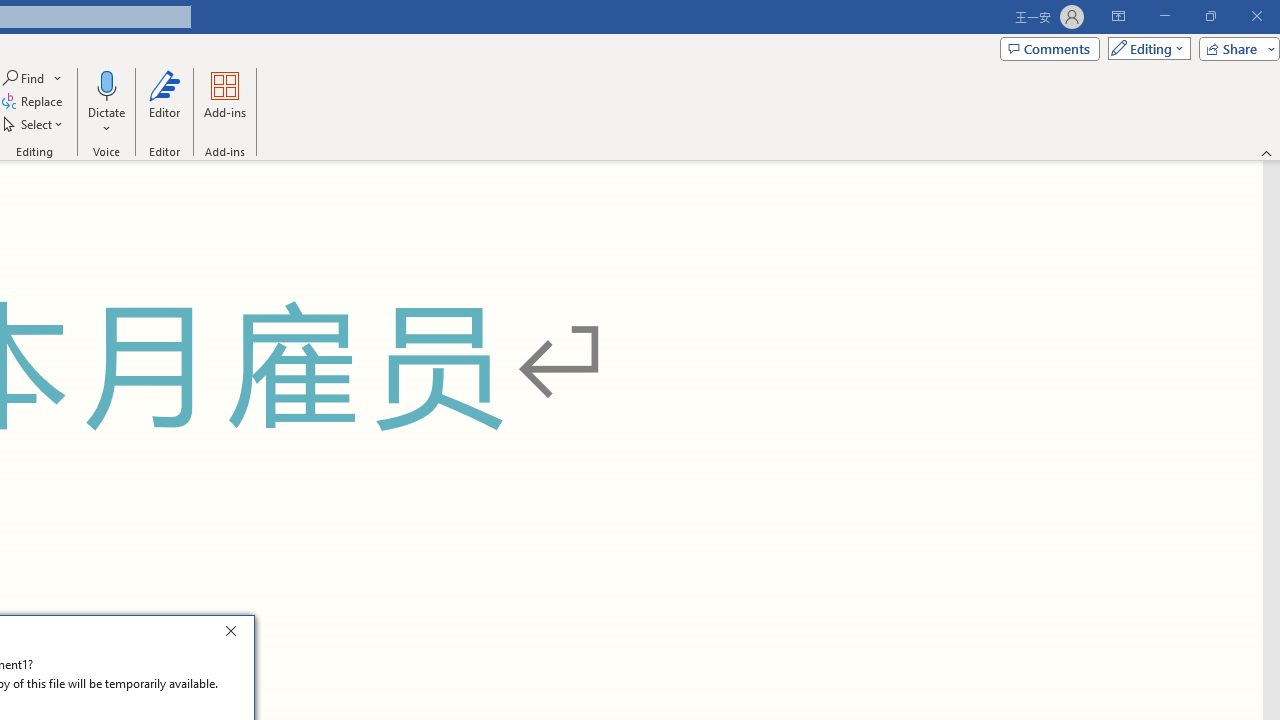 Image resolution: width=1280 pixels, height=720 pixels. What do you see at coordinates (1144, 47) in the screenshot?
I see `'Editing'` at bounding box center [1144, 47].